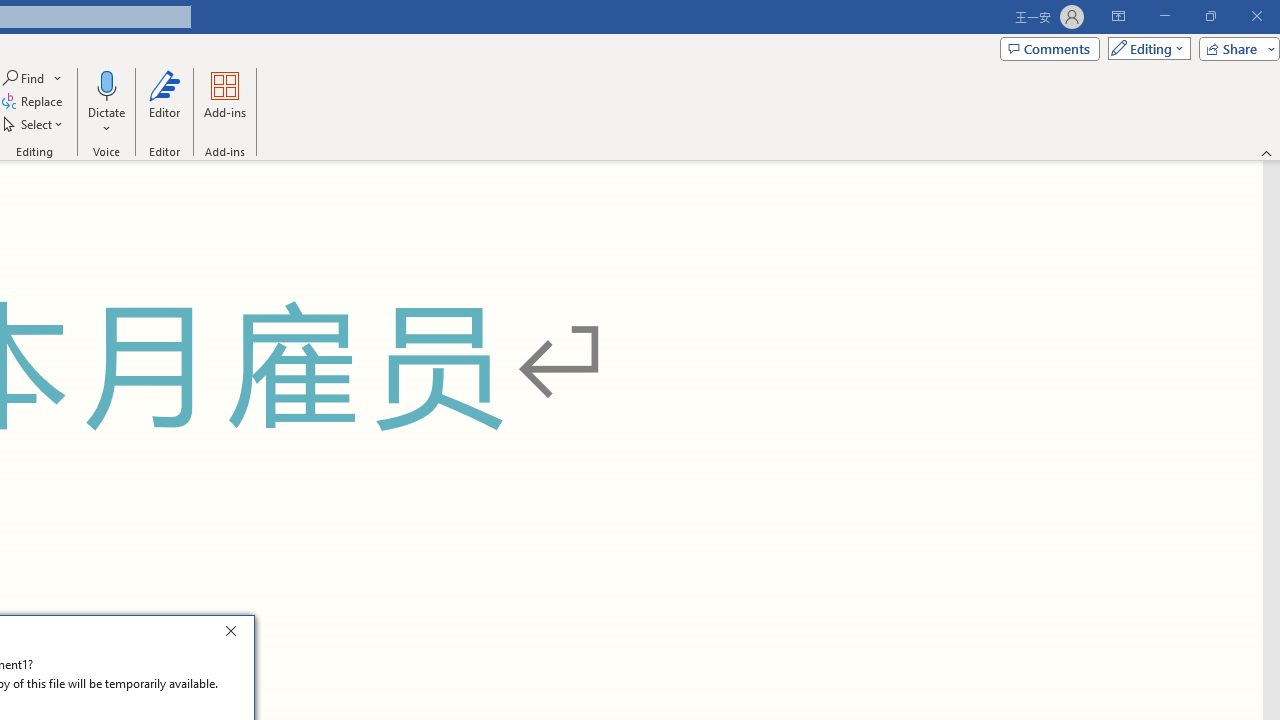 Image resolution: width=1280 pixels, height=720 pixels. What do you see at coordinates (1144, 47) in the screenshot?
I see `'Editing'` at bounding box center [1144, 47].